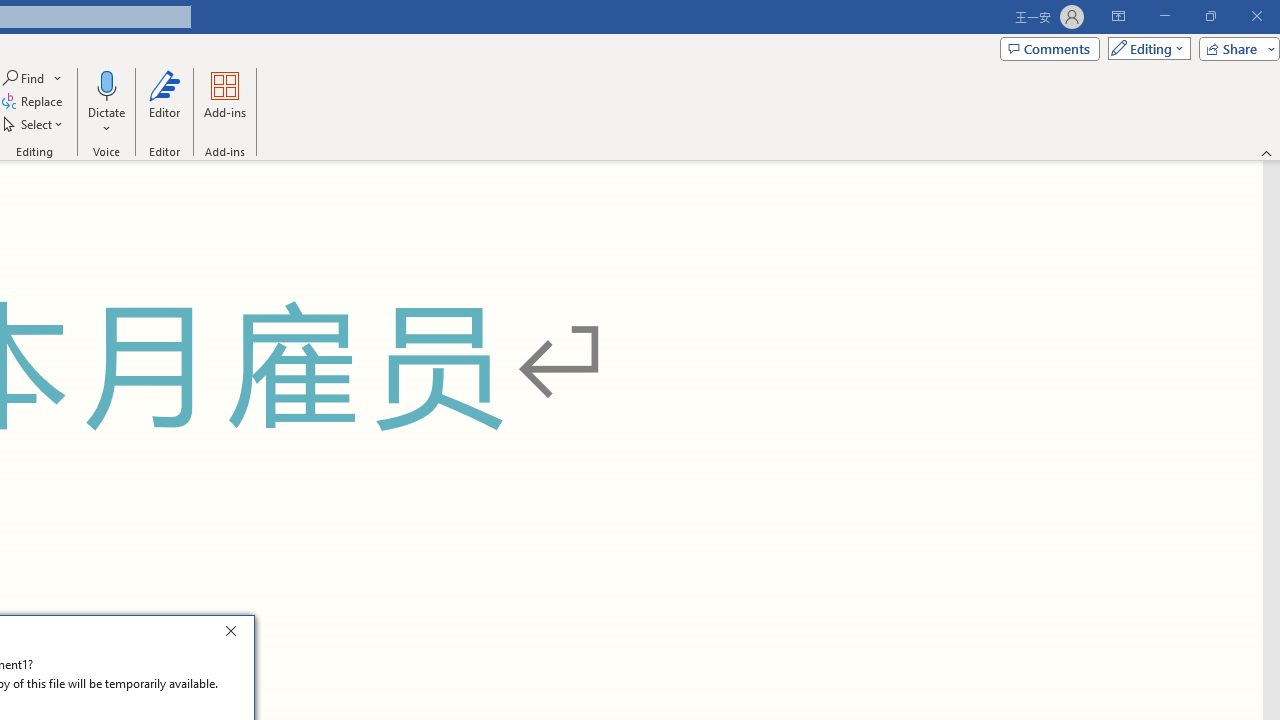 Image resolution: width=1280 pixels, height=720 pixels. What do you see at coordinates (1144, 47) in the screenshot?
I see `'Editing'` at bounding box center [1144, 47].